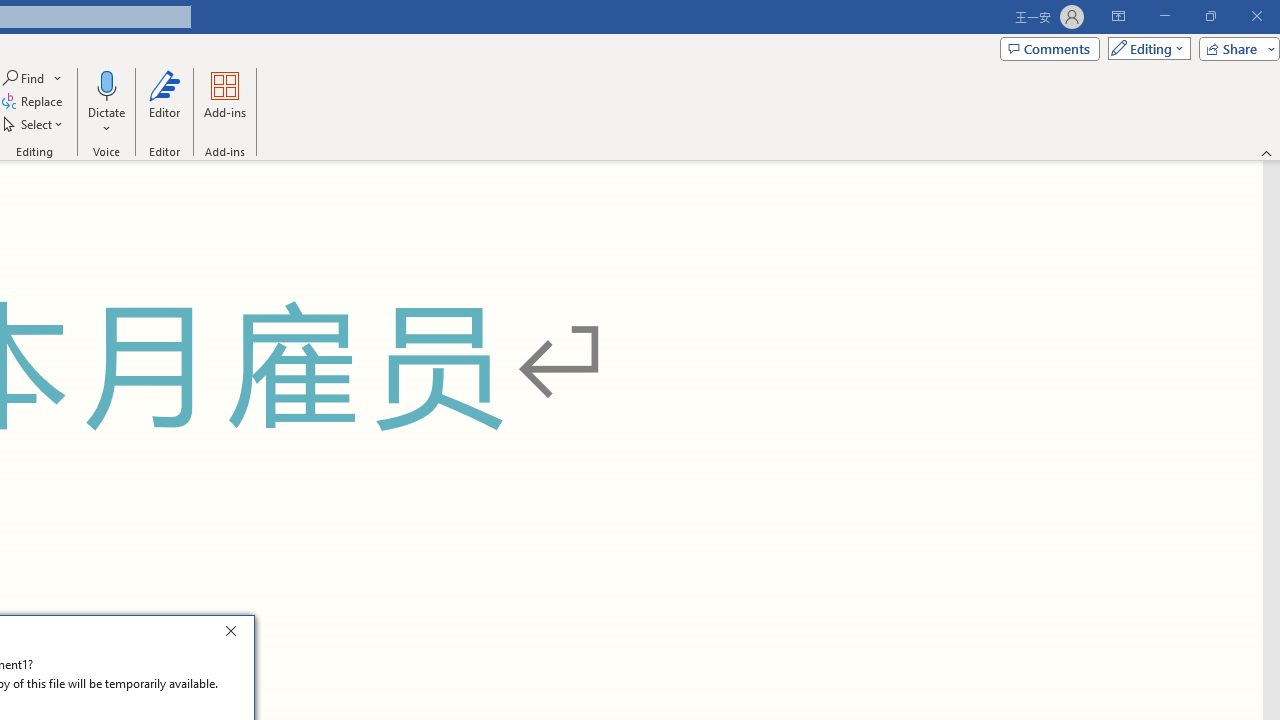 Image resolution: width=1280 pixels, height=720 pixels. What do you see at coordinates (1144, 47) in the screenshot?
I see `'Editing'` at bounding box center [1144, 47].